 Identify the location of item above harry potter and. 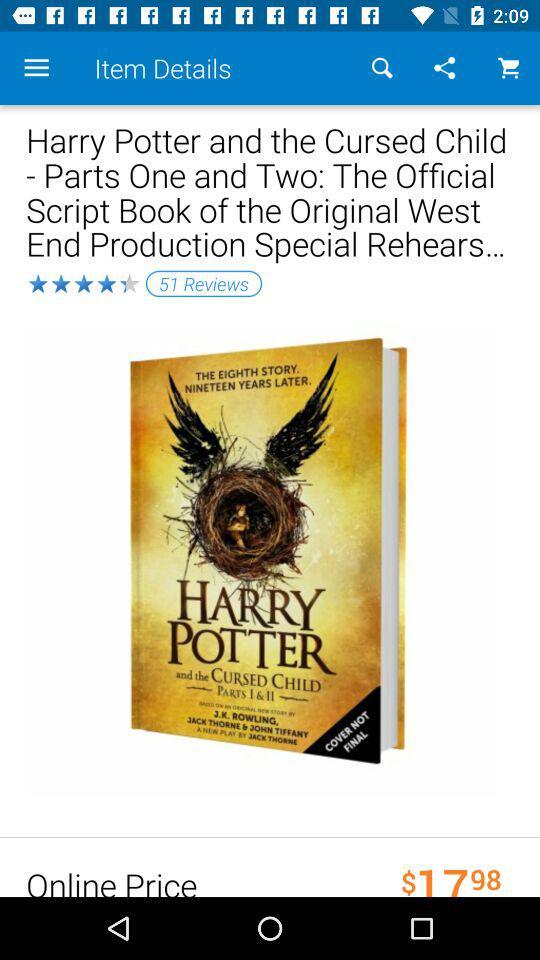
(36, 68).